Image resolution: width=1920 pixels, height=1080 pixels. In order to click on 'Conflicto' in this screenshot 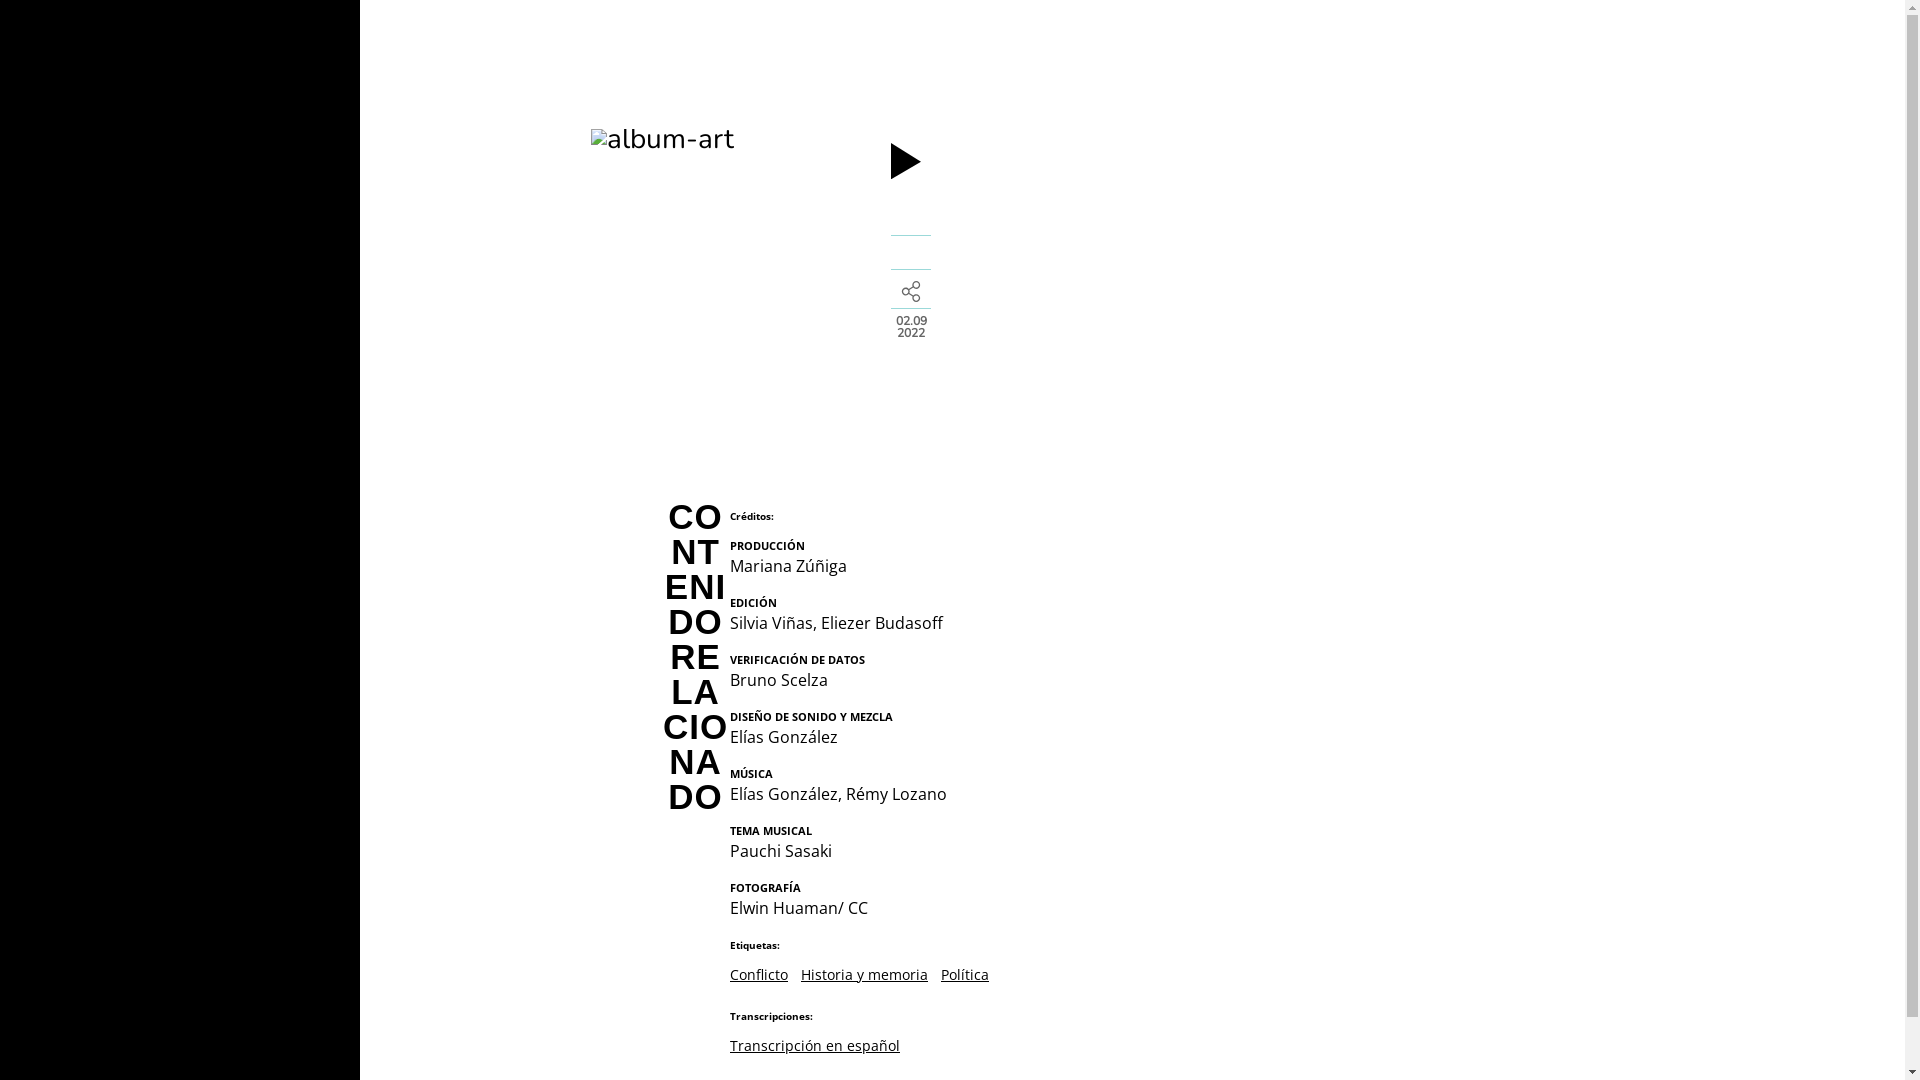, I will do `click(757, 973)`.